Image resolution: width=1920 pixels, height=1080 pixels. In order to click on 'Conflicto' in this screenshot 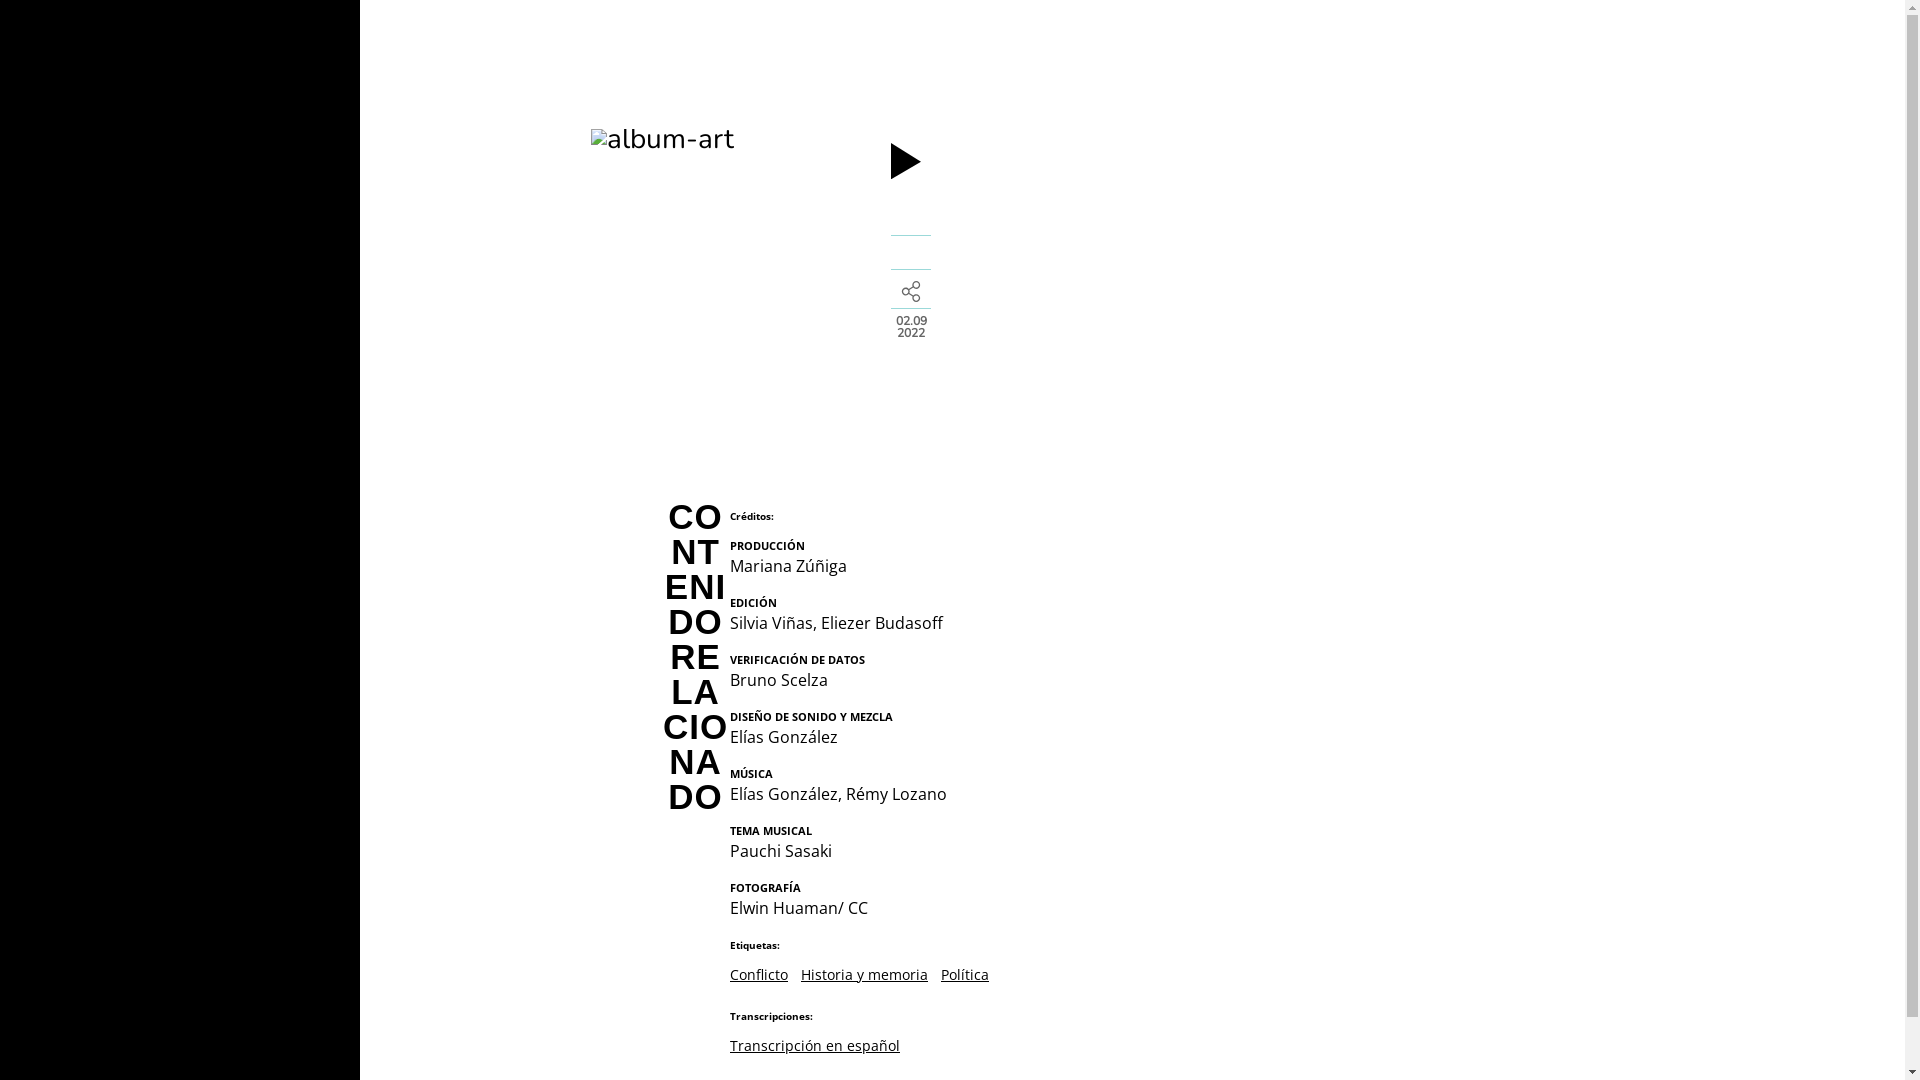, I will do `click(757, 973)`.